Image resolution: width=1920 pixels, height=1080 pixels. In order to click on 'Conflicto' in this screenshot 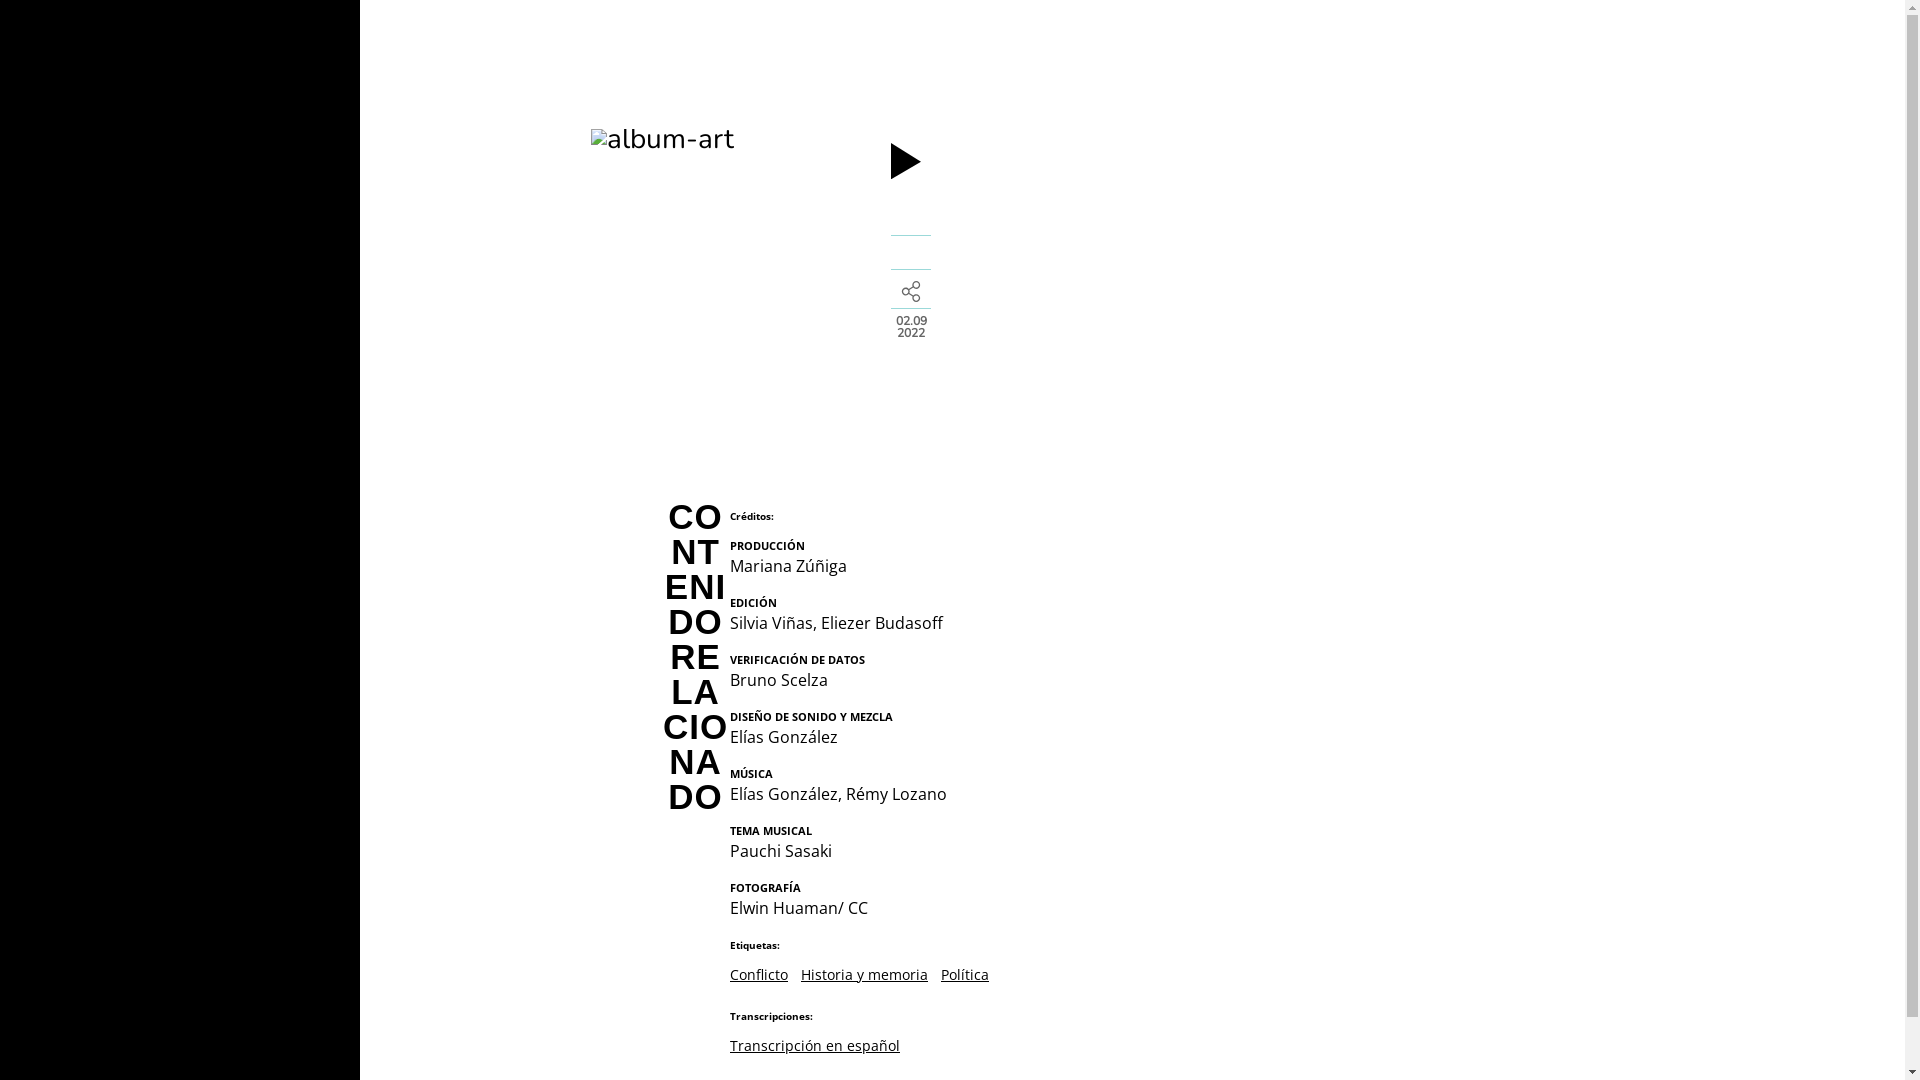, I will do `click(757, 973)`.